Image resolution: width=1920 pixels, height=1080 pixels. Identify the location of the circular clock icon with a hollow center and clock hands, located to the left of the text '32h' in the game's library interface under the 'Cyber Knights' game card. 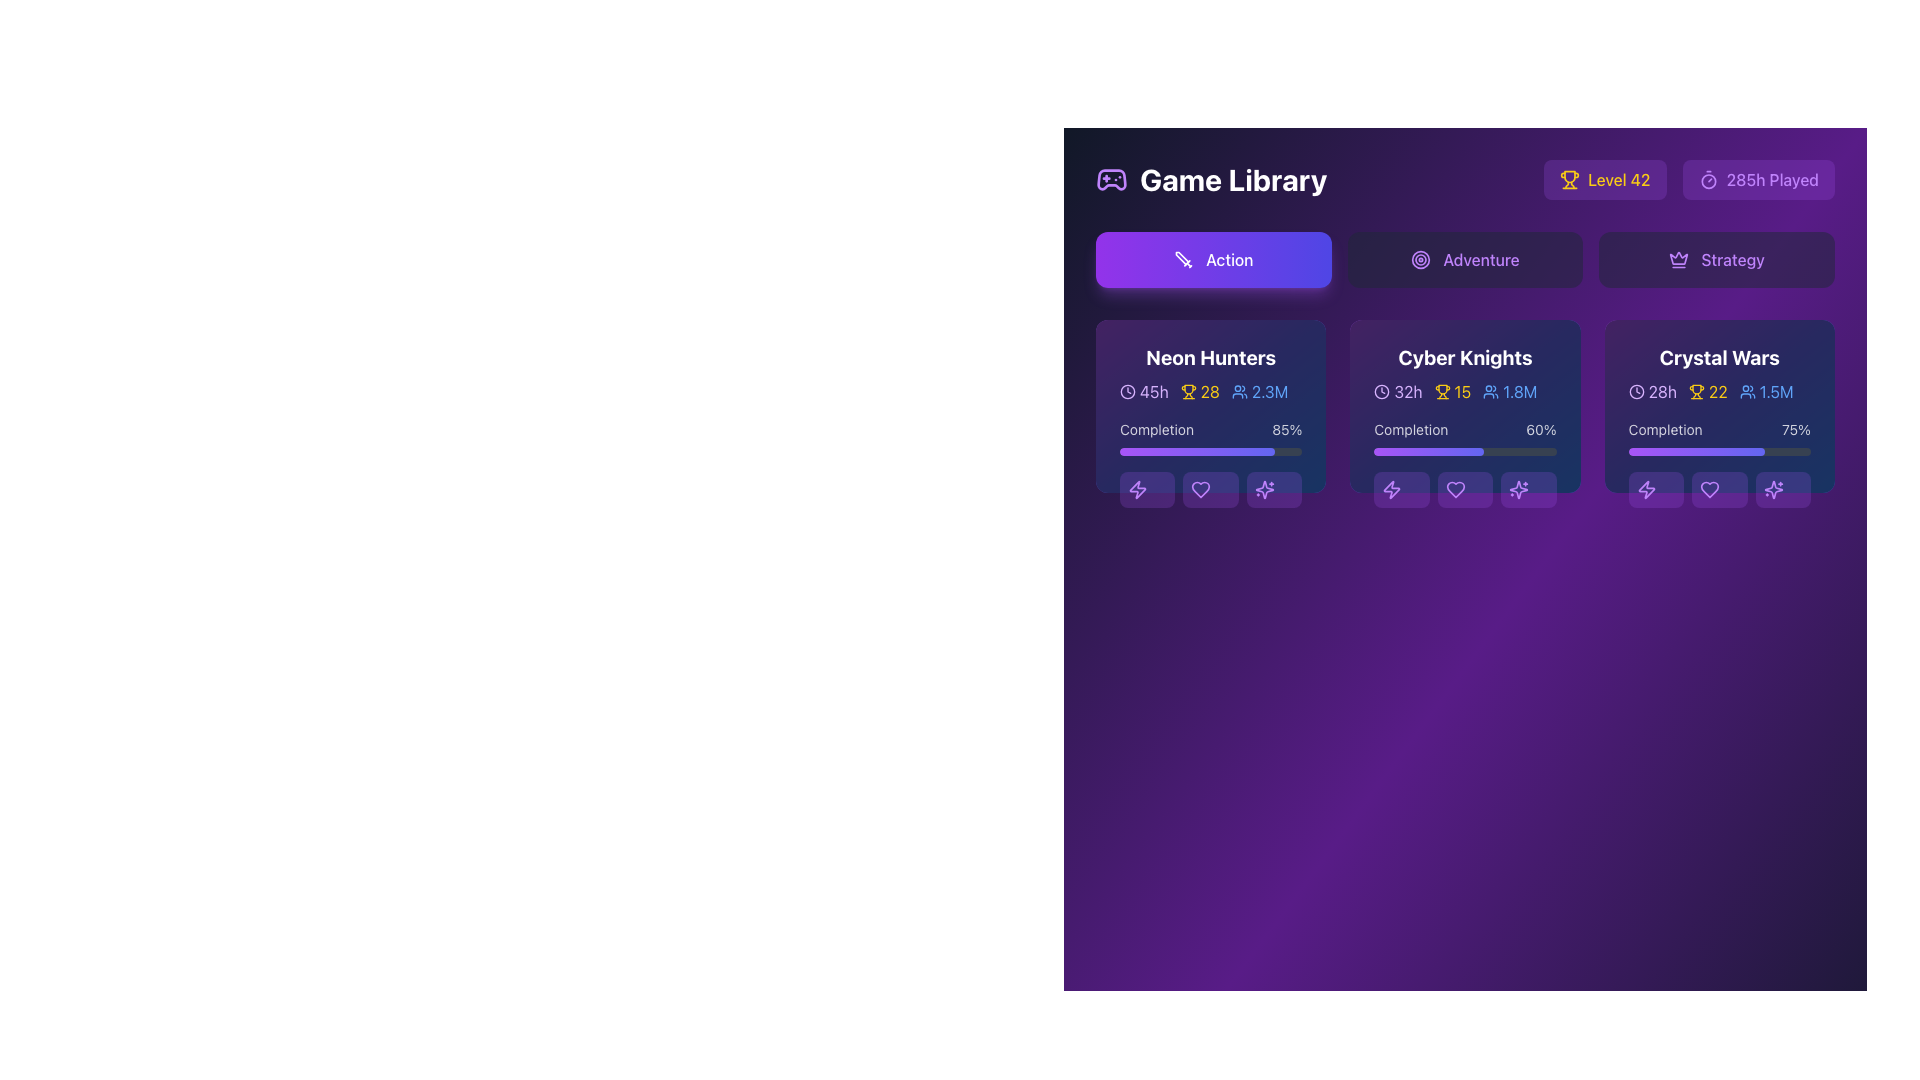
(1381, 392).